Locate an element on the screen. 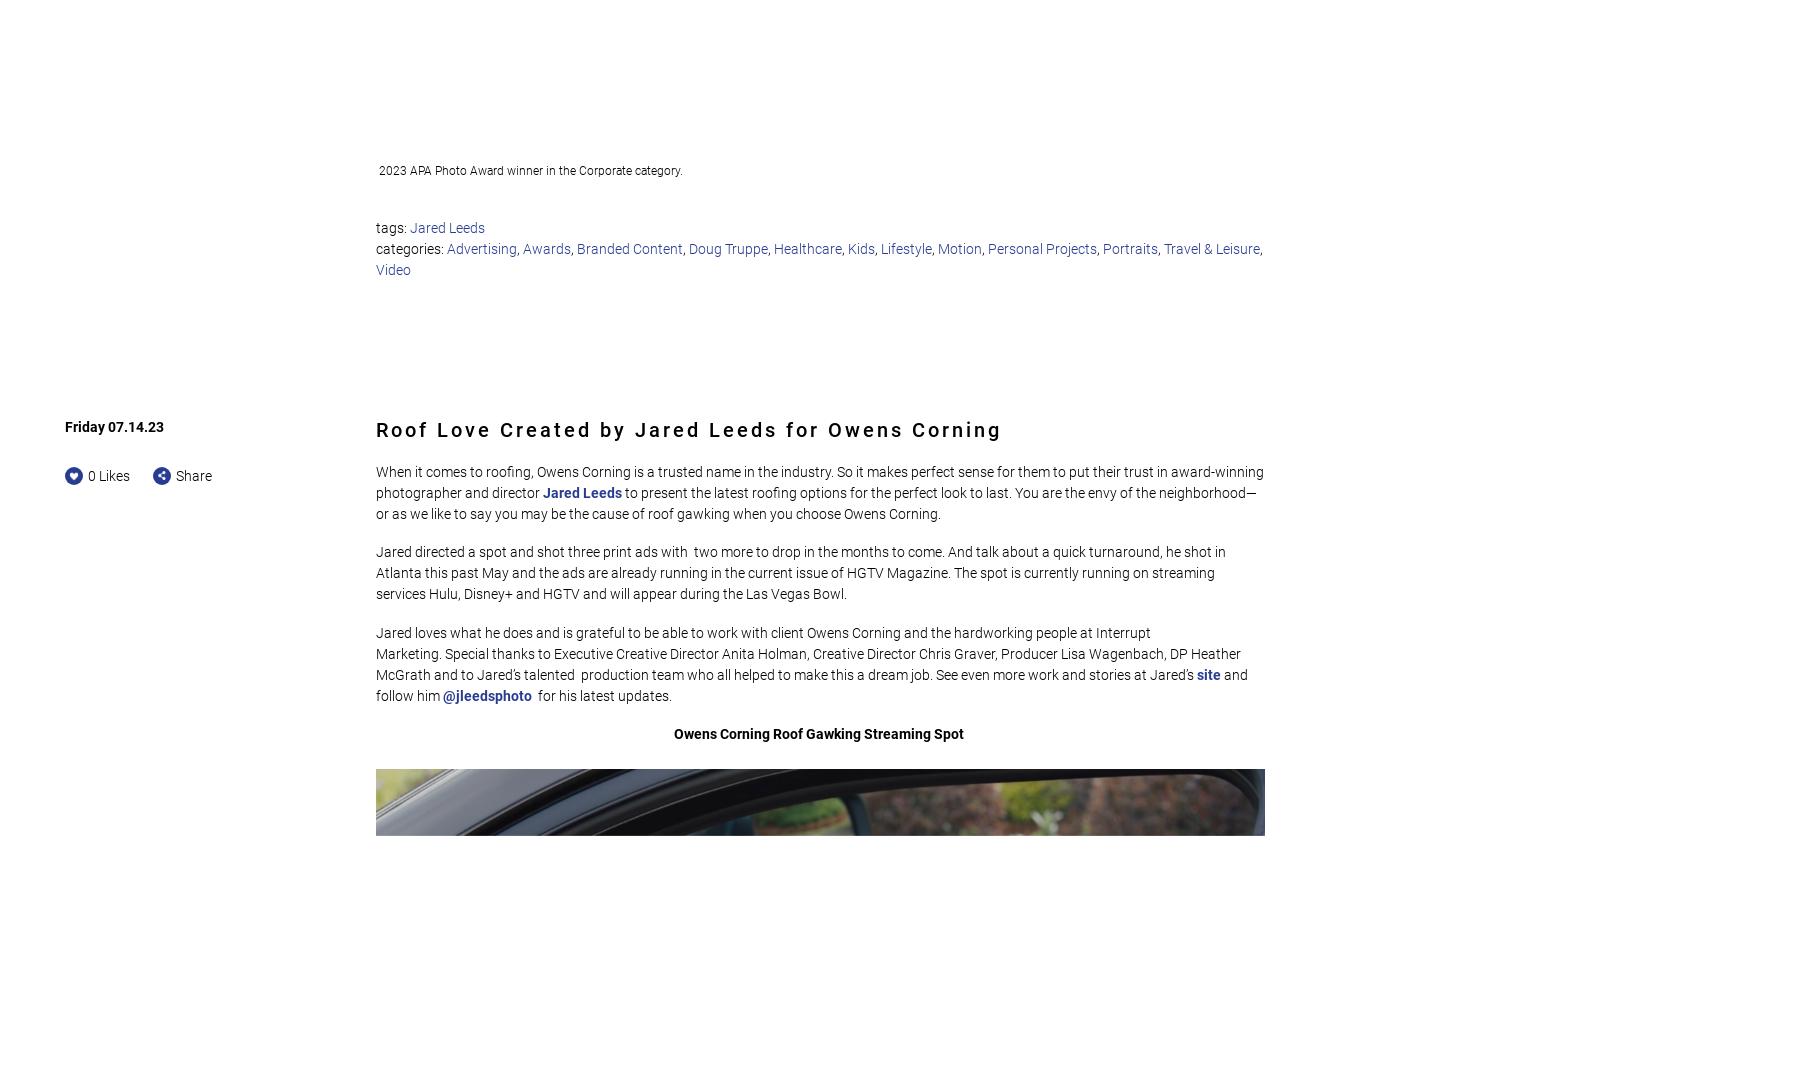  'Portraits' is located at coordinates (1129, 248).